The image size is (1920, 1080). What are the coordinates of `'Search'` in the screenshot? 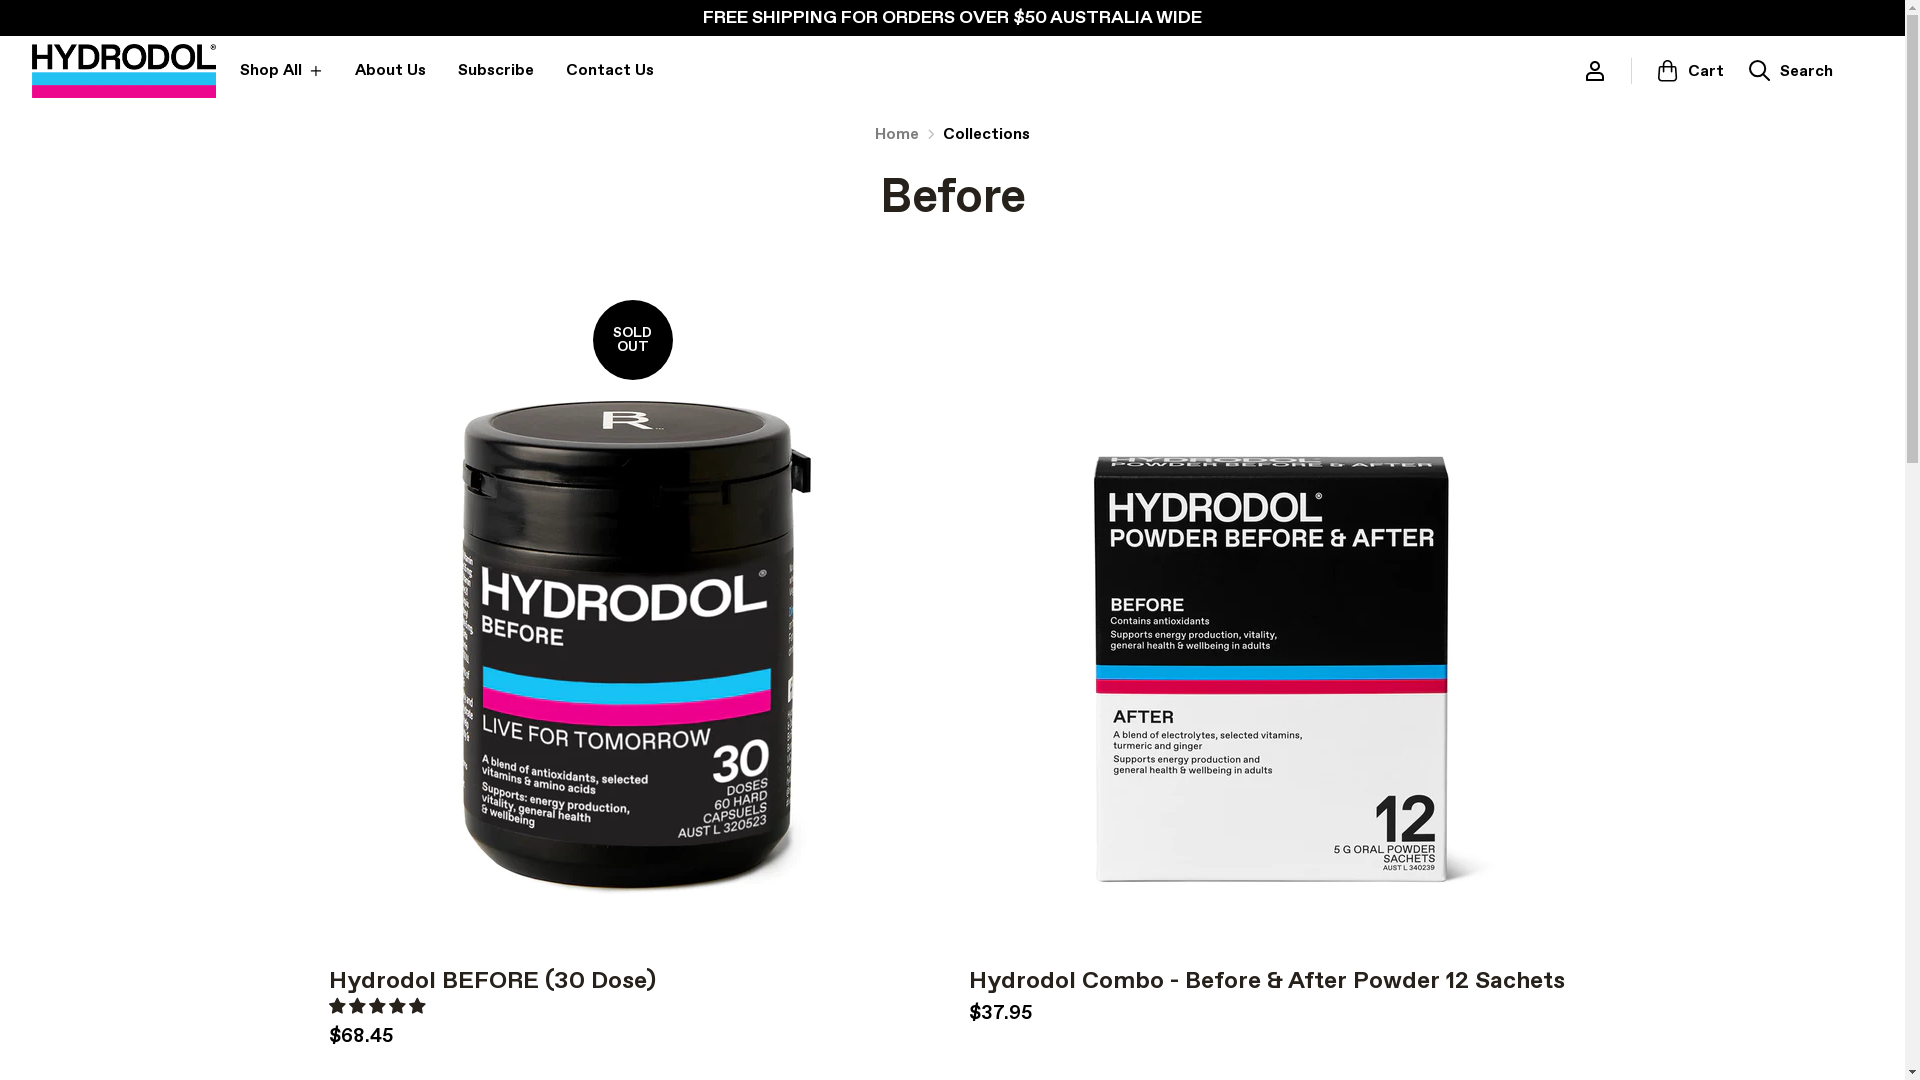 It's located at (1790, 69).